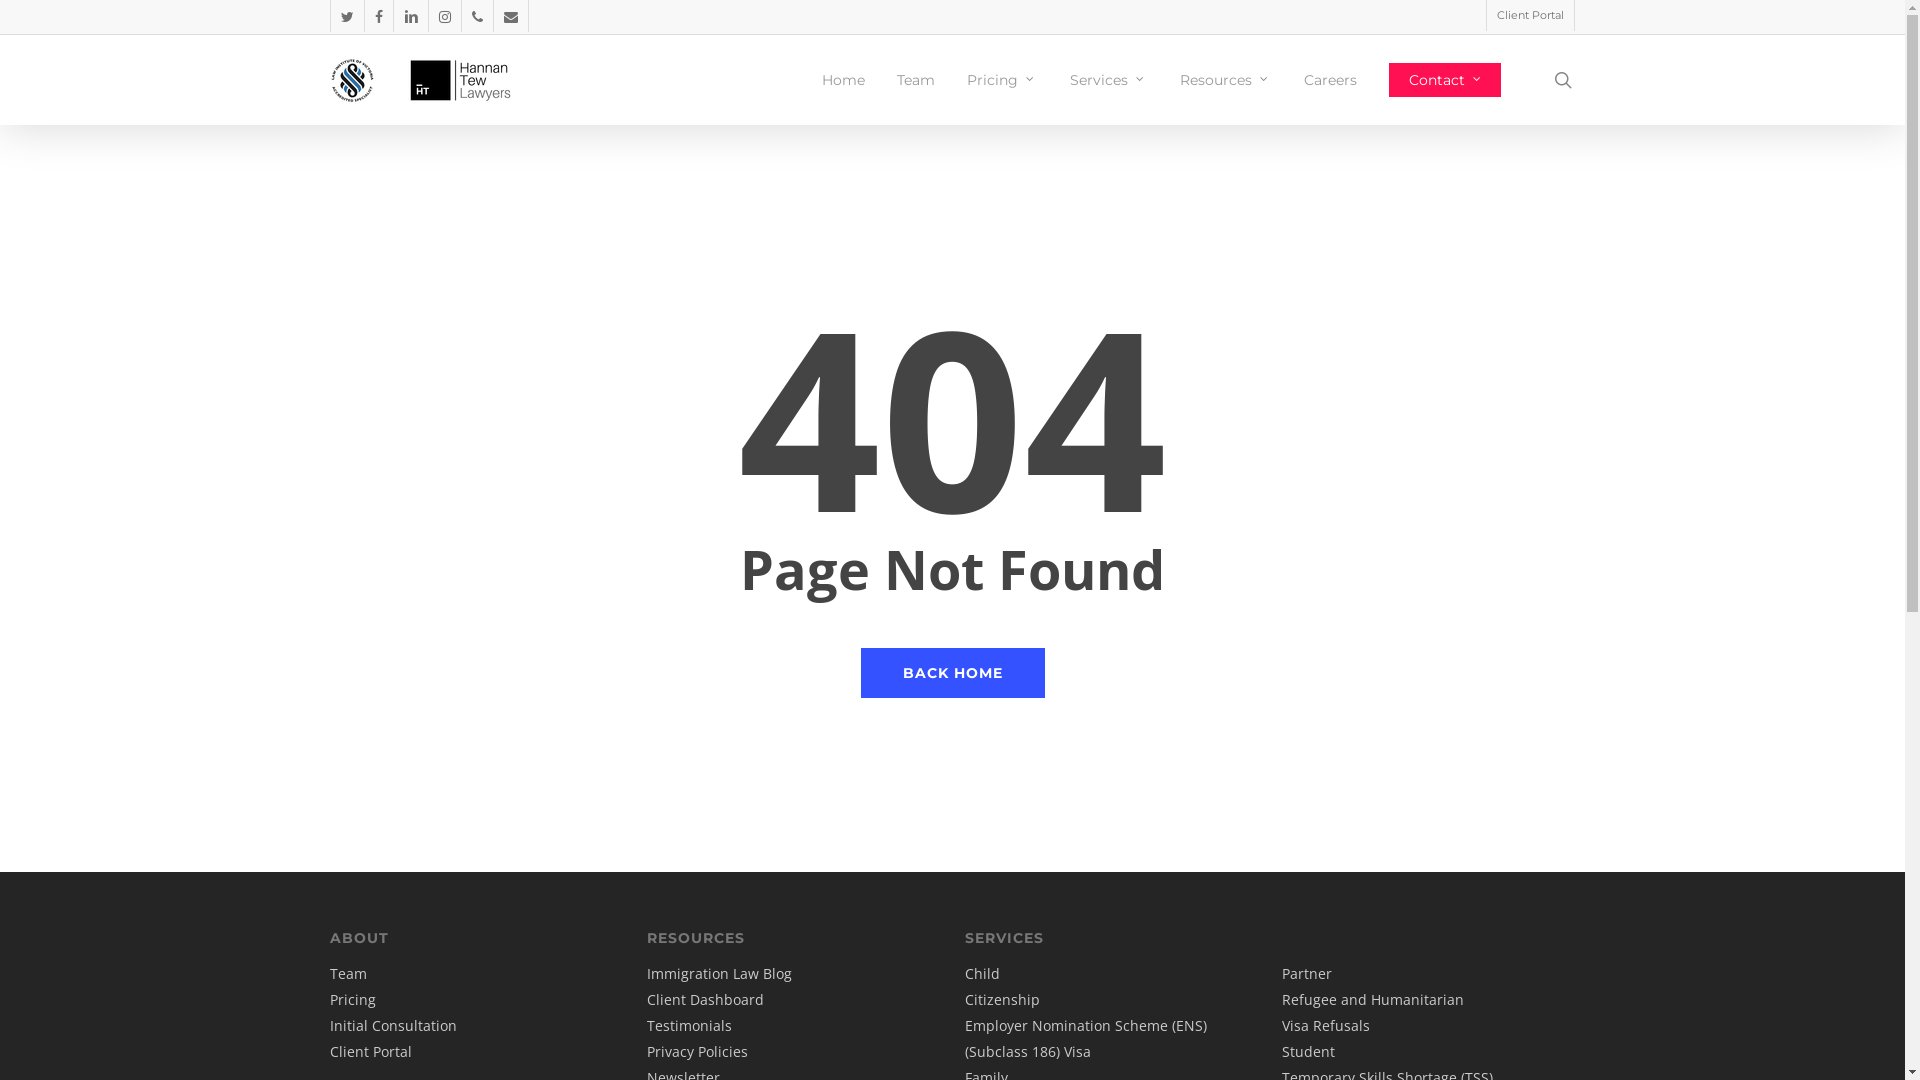 The image size is (1920, 1080). Describe the element at coordinates (378, 15) in the screenshot. I see `'Facebook'` at that location.